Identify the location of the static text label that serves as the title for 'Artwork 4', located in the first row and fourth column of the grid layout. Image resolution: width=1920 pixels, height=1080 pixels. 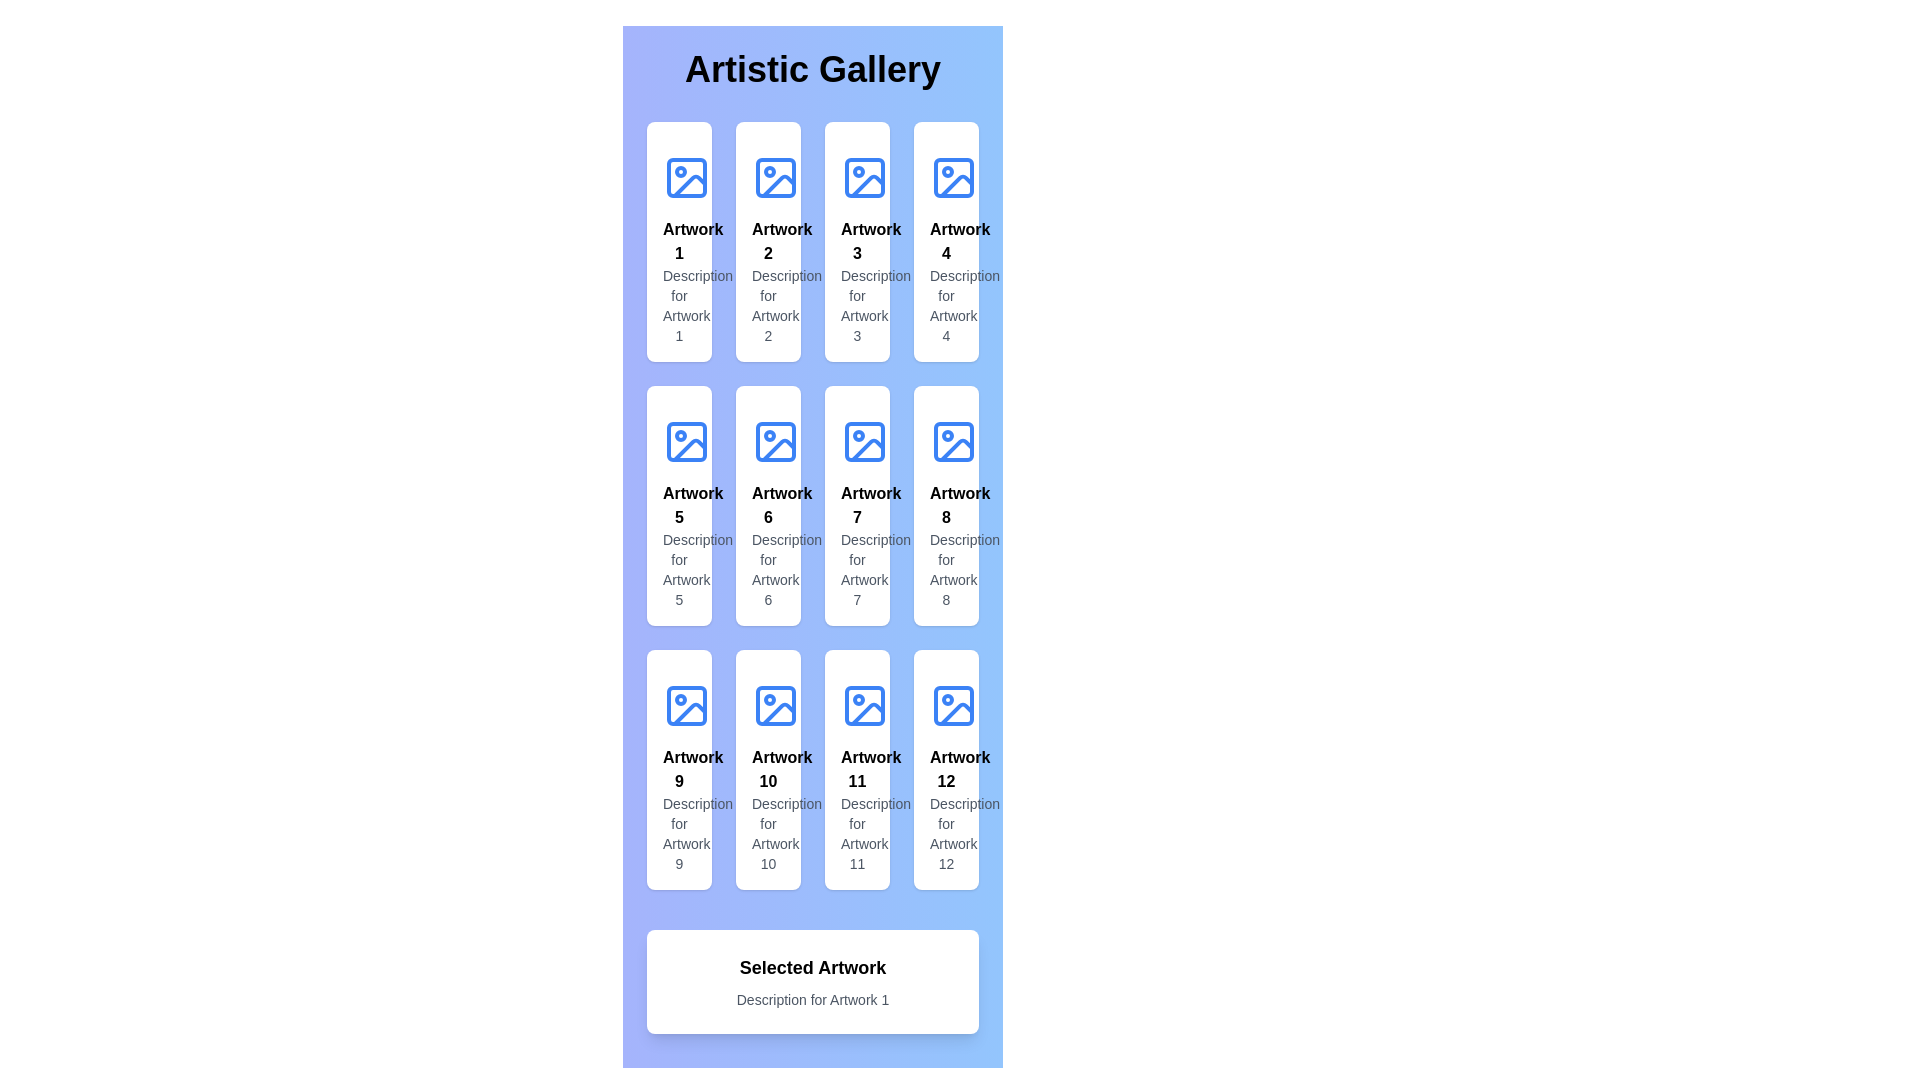
(945, 241).